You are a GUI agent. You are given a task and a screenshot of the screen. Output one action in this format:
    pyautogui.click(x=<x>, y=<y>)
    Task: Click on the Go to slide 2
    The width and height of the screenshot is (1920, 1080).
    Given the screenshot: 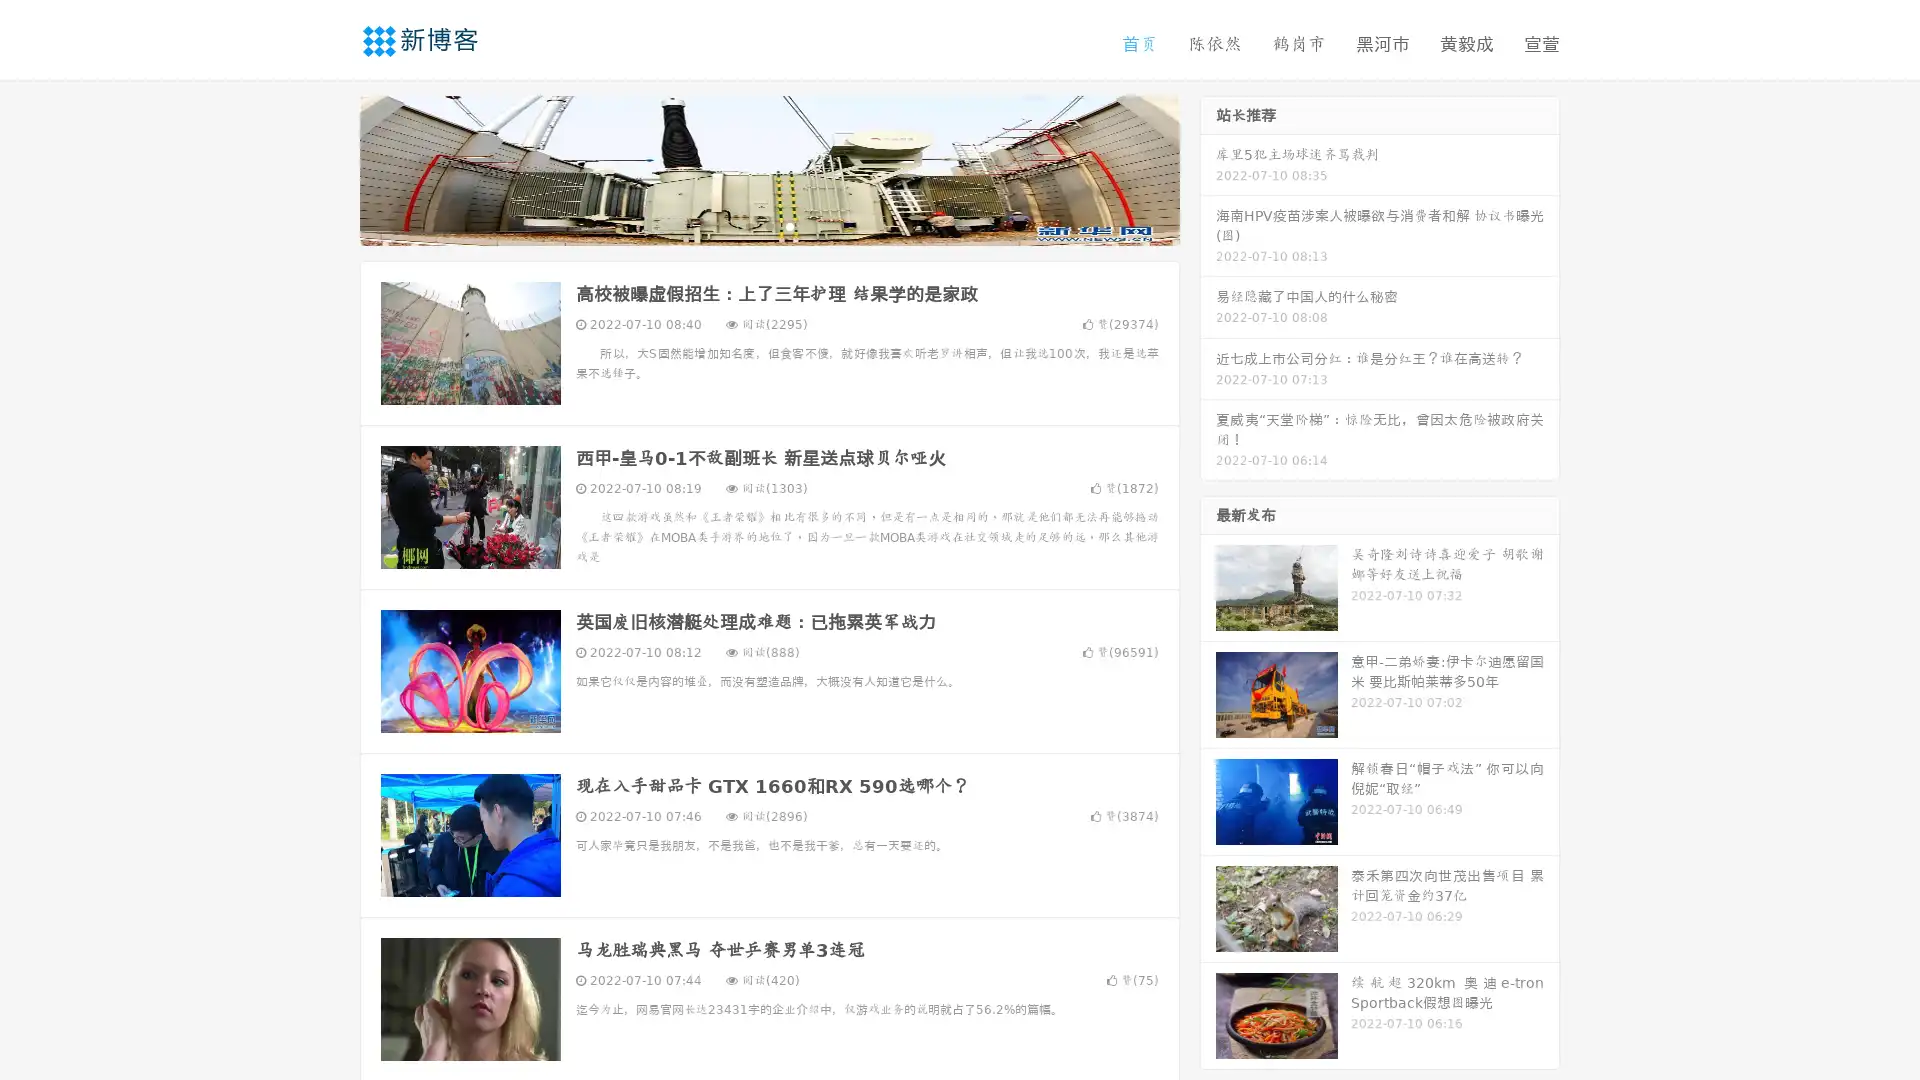 What is the action you would take?
    pyautogui.click(x=768, y=225)
    